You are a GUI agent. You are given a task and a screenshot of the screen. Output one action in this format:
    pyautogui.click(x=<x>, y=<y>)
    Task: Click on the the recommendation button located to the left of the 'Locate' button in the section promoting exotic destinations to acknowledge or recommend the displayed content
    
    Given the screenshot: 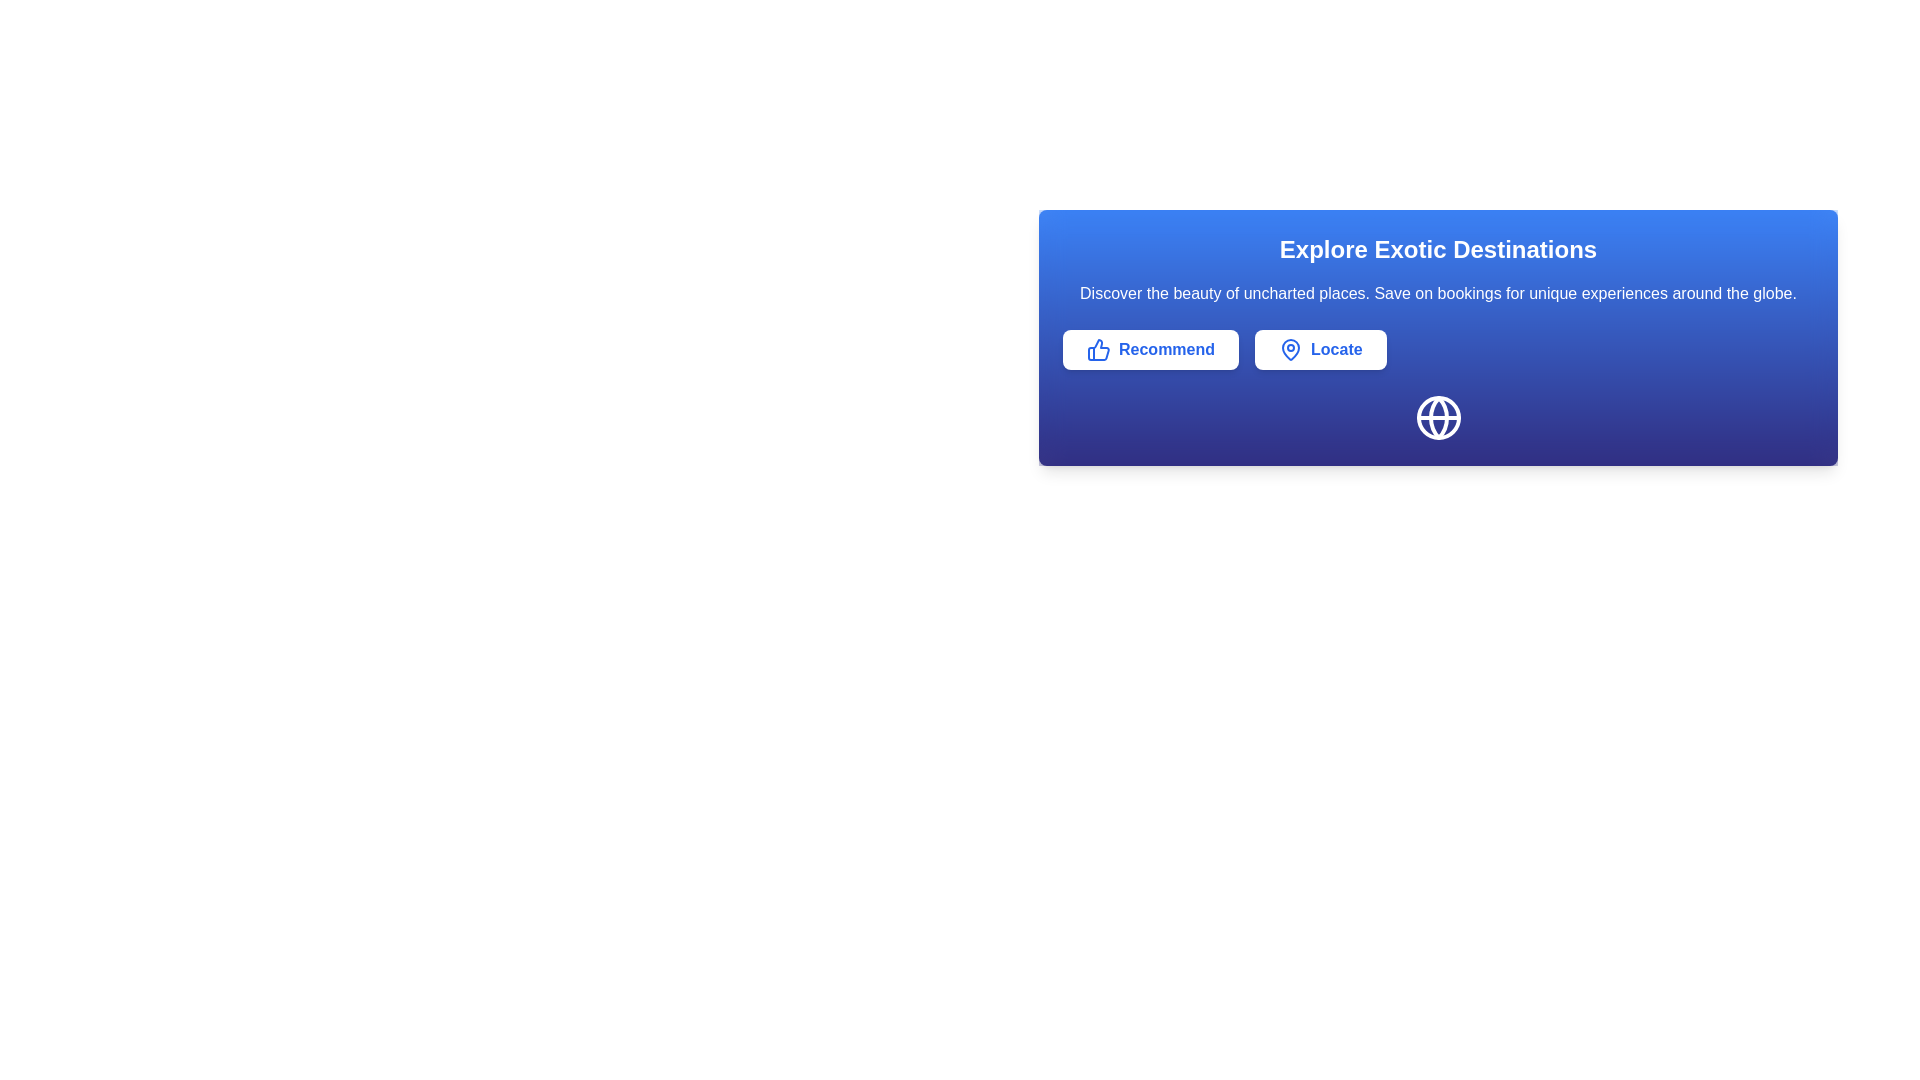 What is the action you would take?
    pyautogui.click(x=1151, y=349)
    